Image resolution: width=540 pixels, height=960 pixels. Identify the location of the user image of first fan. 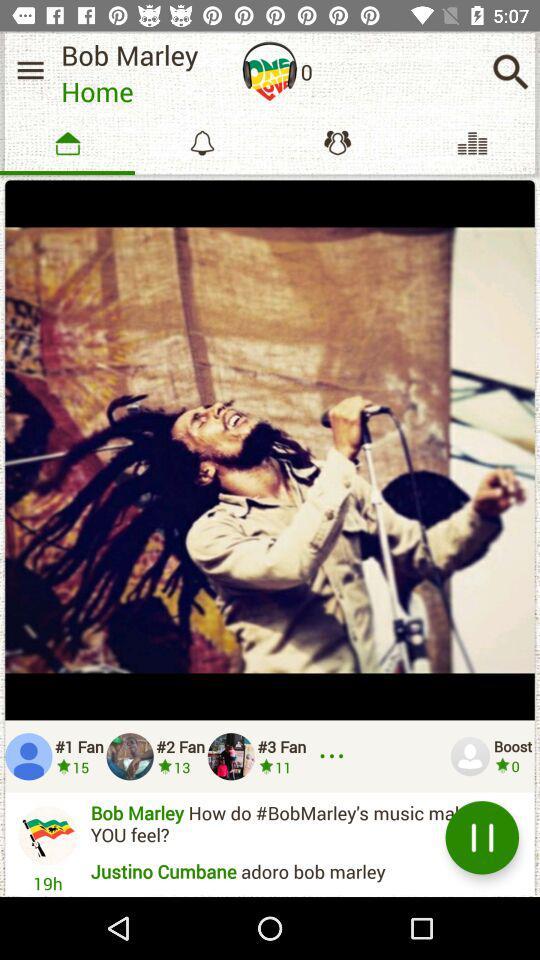
(27, 755).